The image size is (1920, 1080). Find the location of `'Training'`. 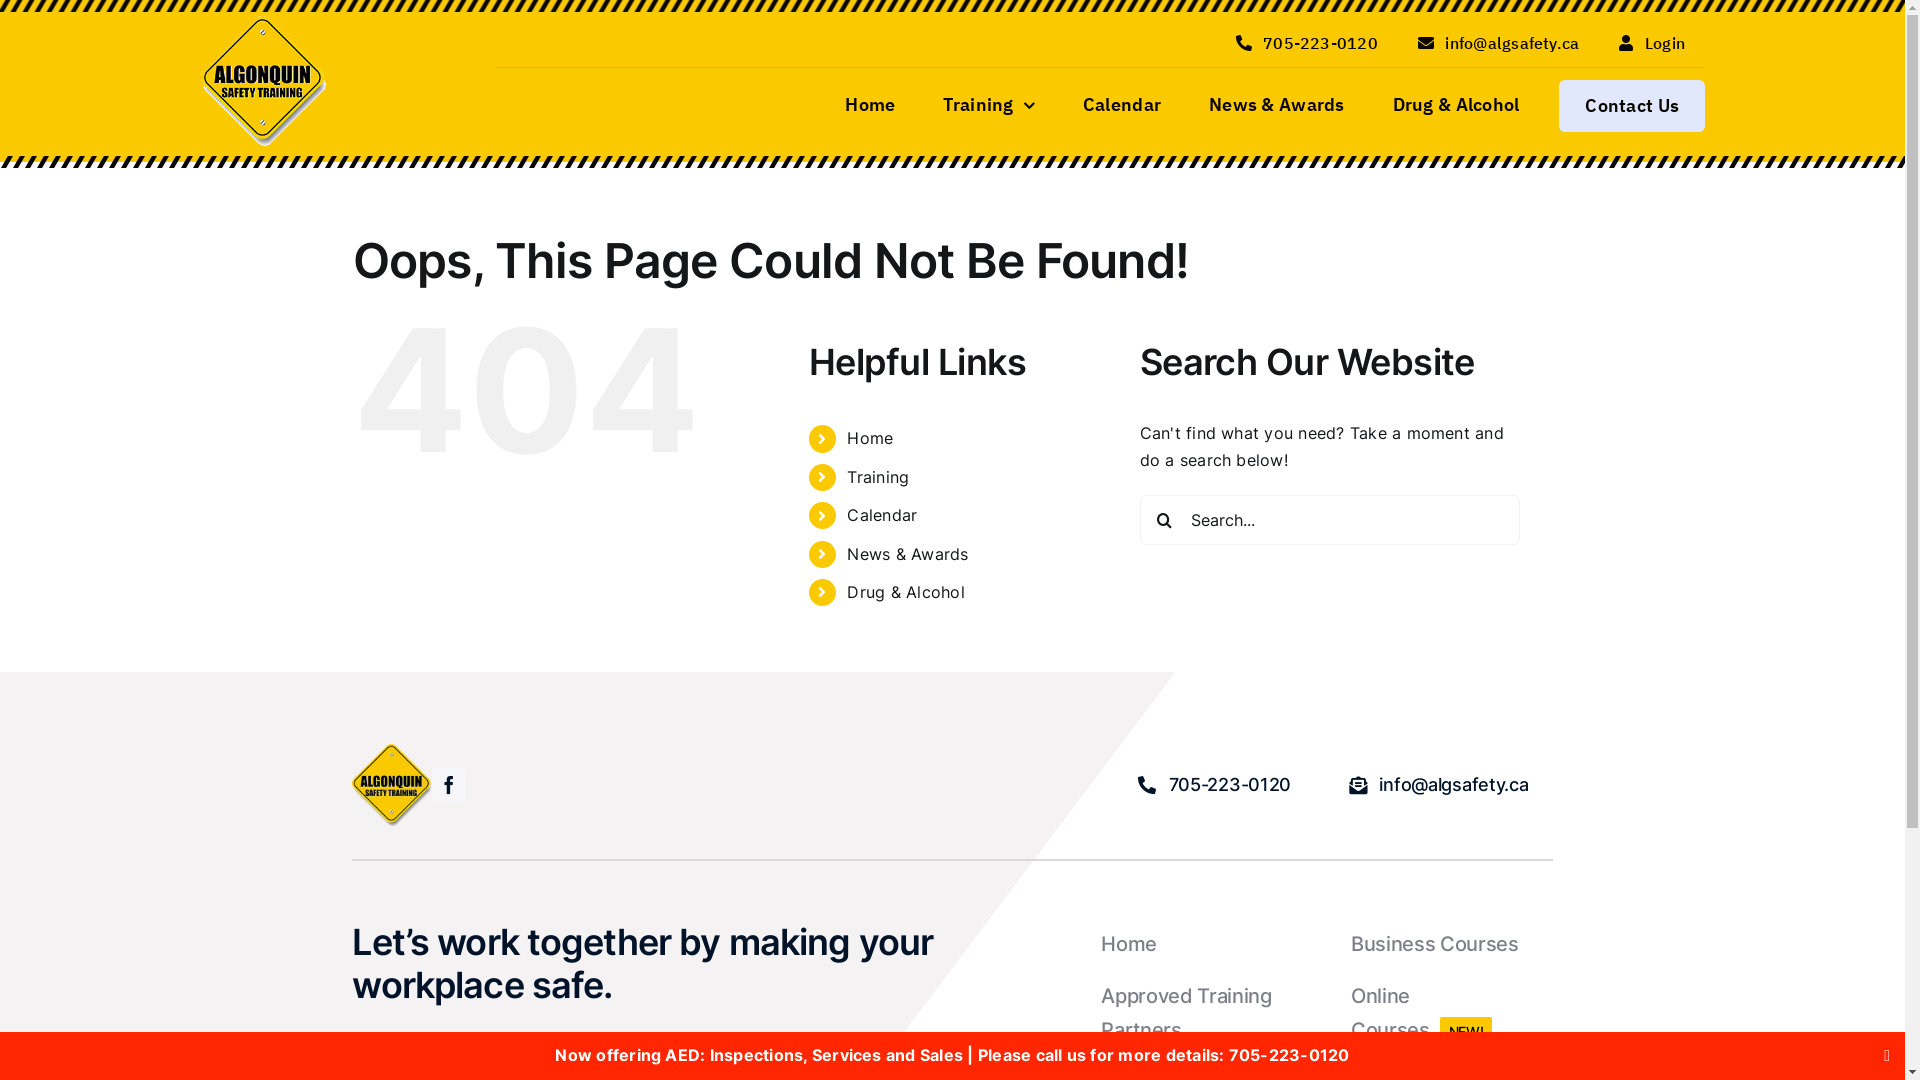

'Training' is located at coordinates (846, 477).